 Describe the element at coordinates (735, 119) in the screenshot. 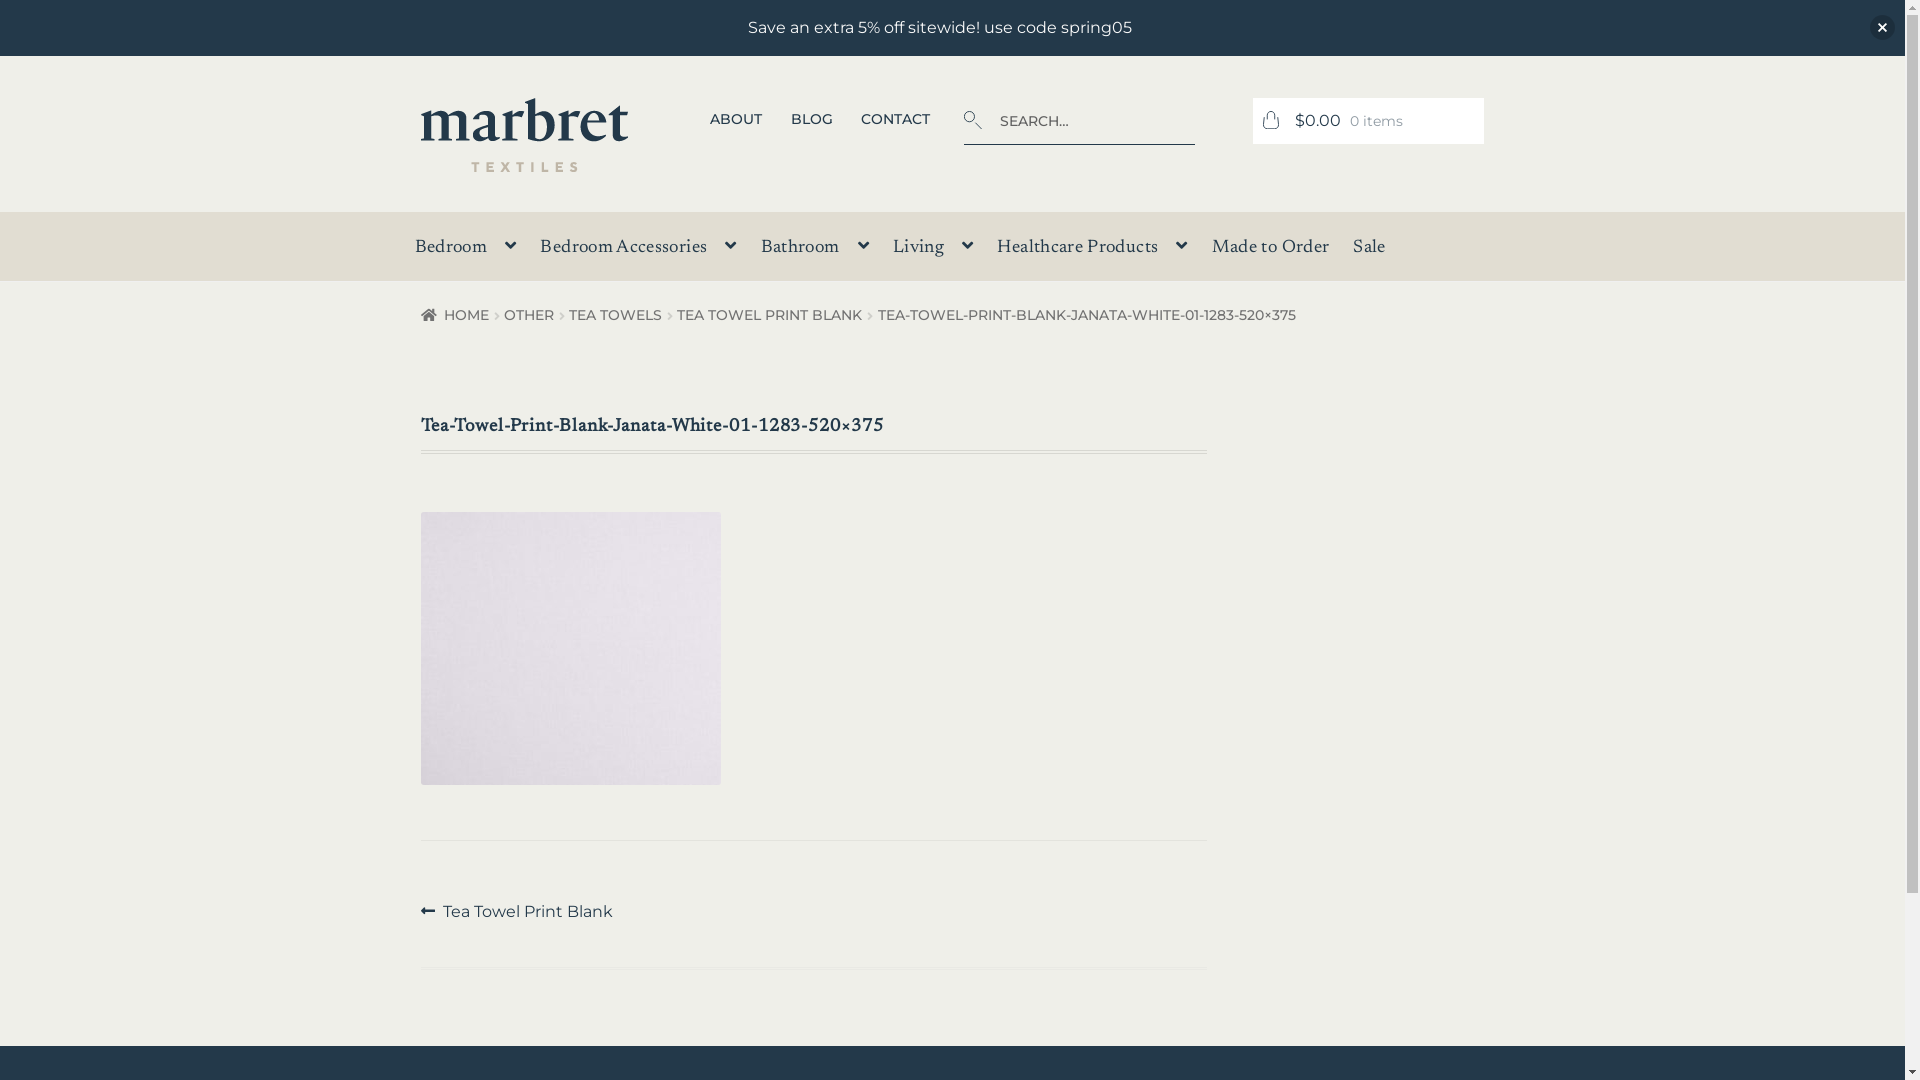

I see `'ABOUT'` at that location.